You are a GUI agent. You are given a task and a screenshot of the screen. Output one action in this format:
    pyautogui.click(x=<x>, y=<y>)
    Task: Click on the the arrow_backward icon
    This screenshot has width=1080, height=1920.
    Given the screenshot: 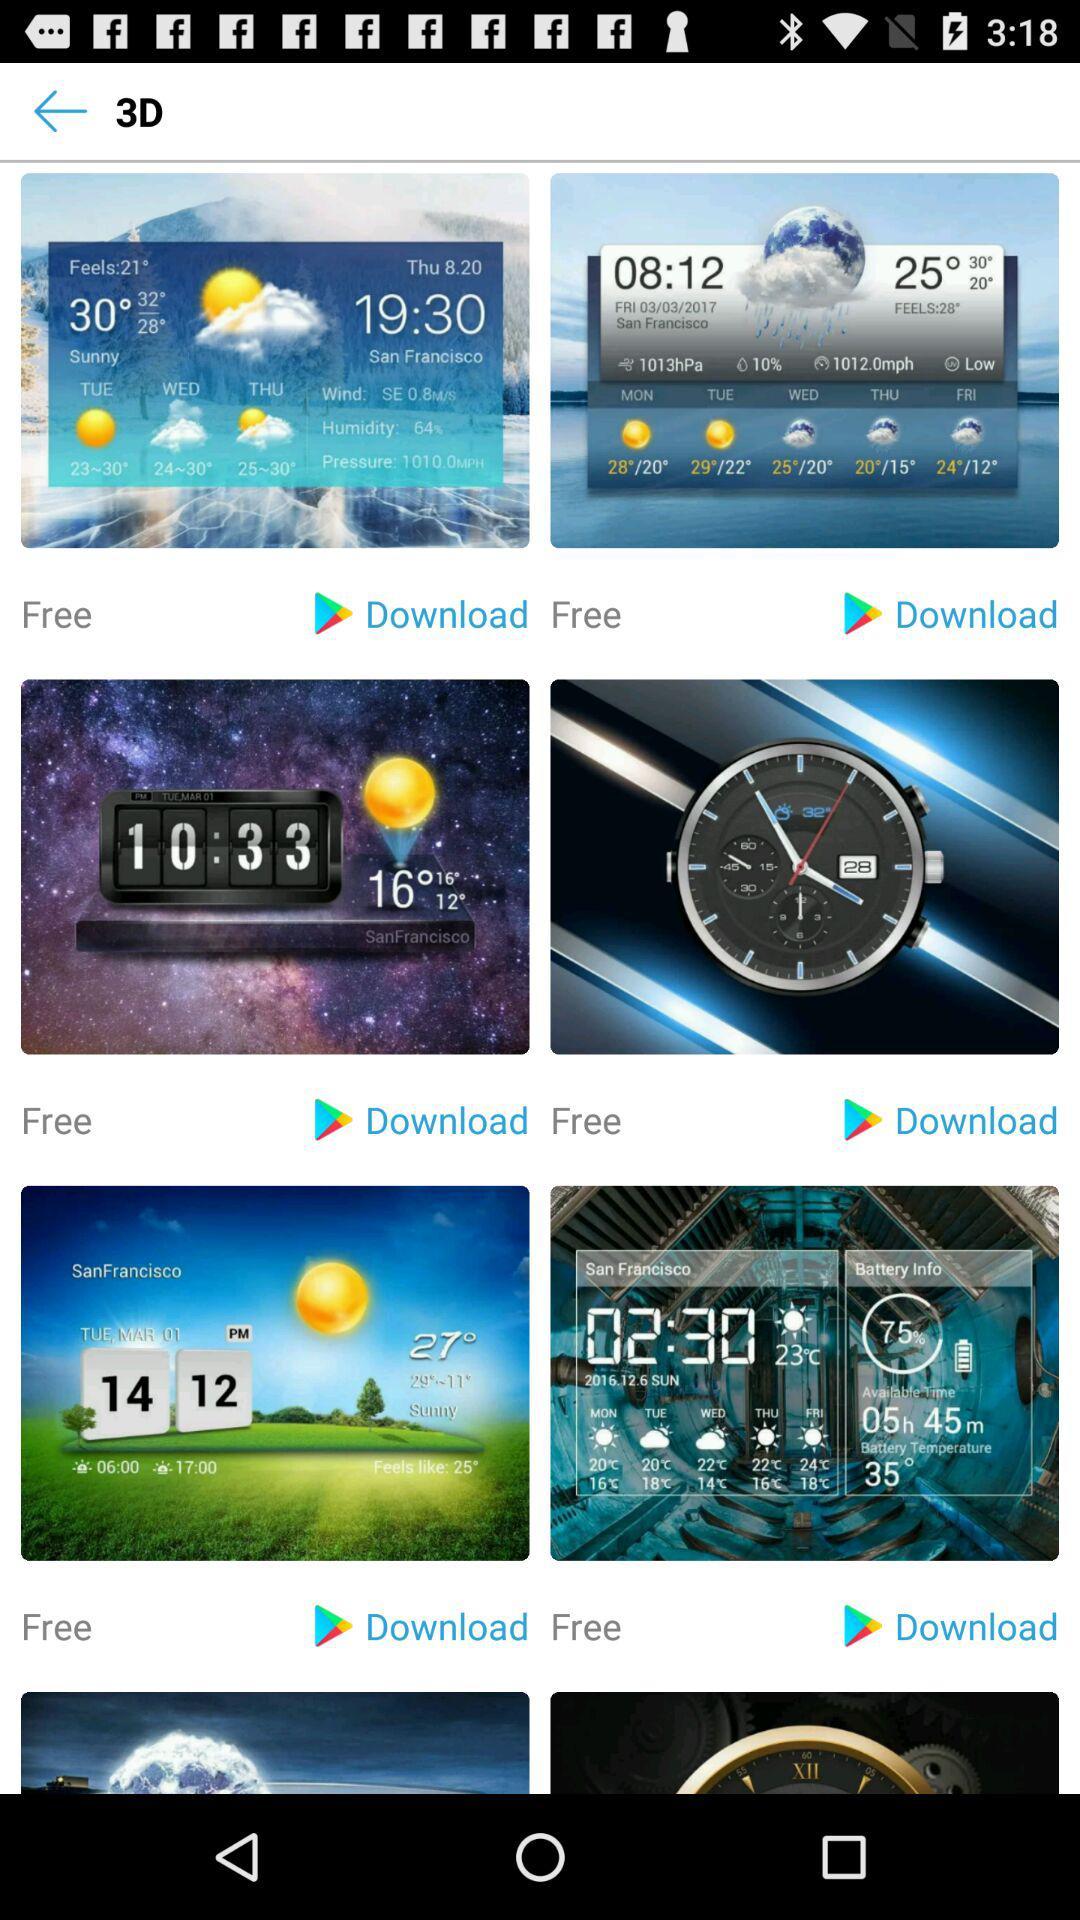 What is the action you would take?
    pyautogui.click(x=59, y=118)
    